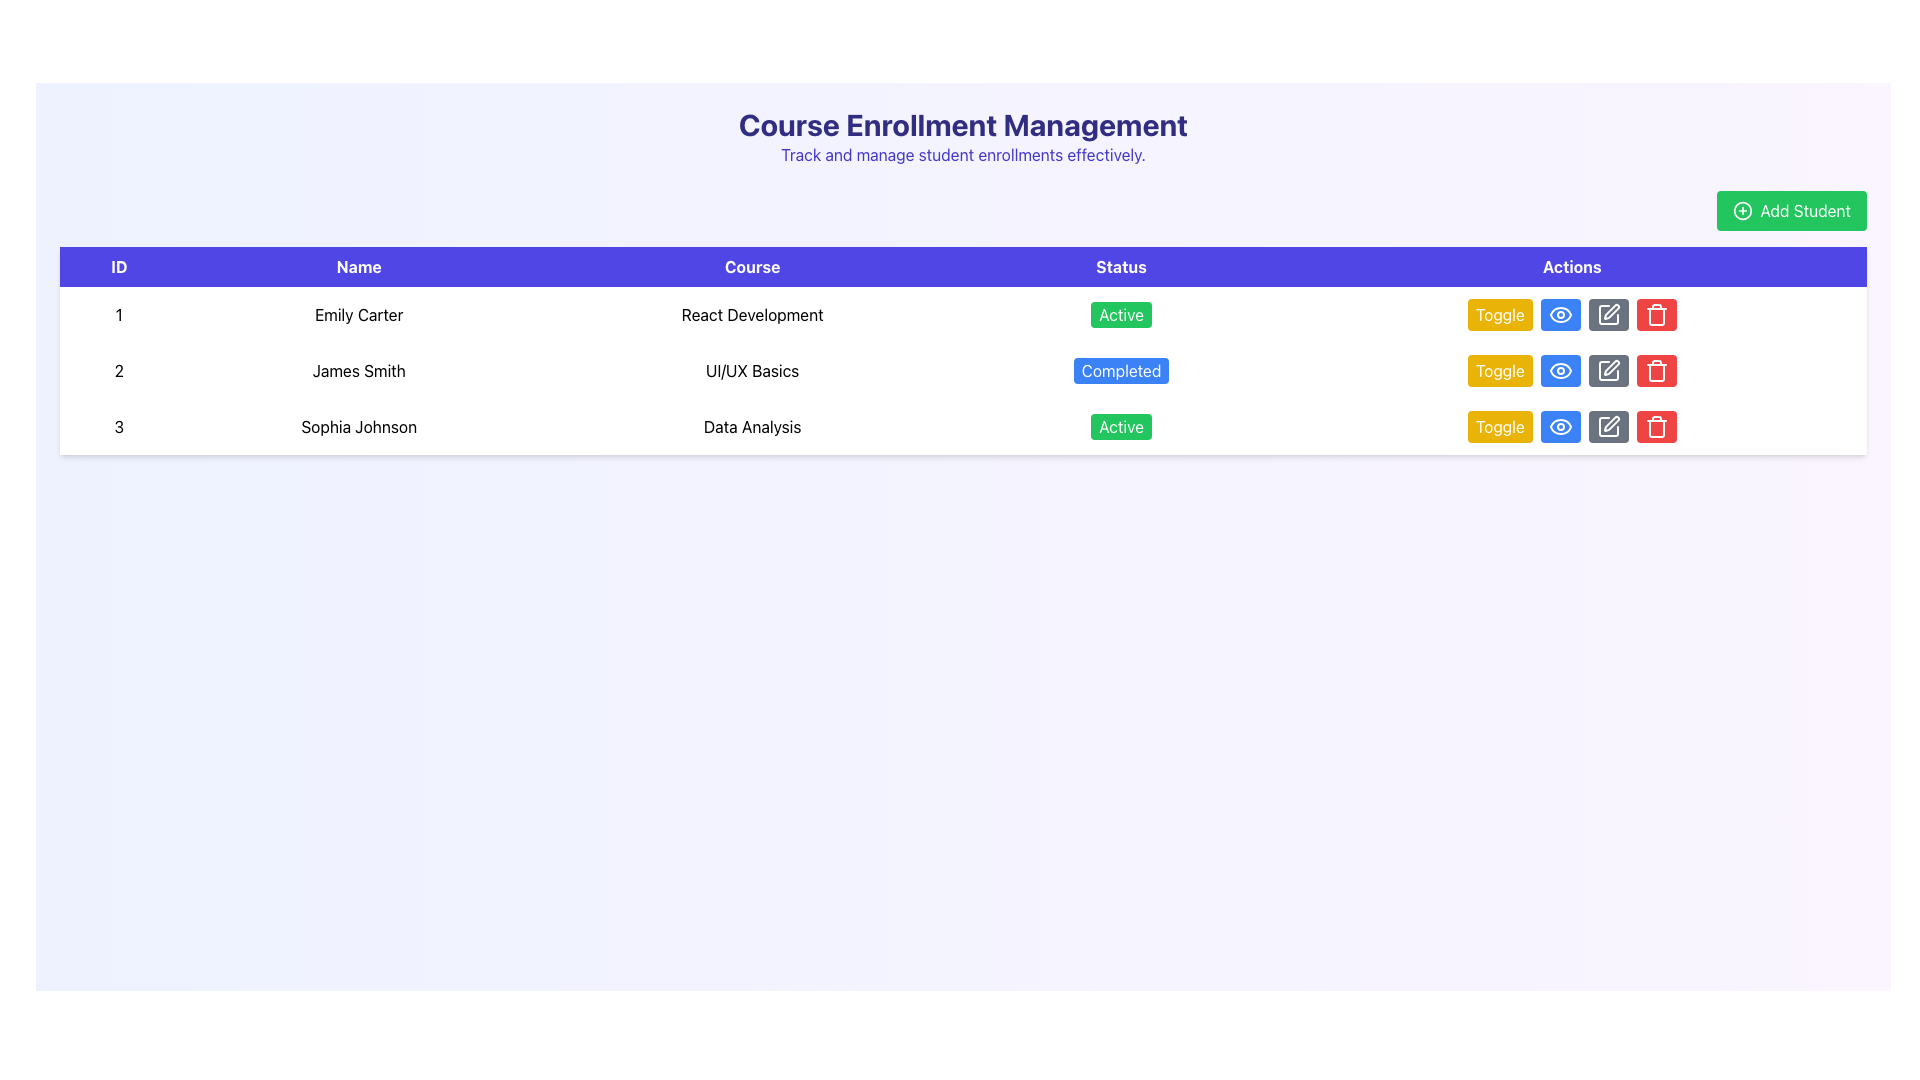  I want to click on the third button in the 'Actions' column of the first row to initiate editing of the student's enrollment information, so click(1608, 370).